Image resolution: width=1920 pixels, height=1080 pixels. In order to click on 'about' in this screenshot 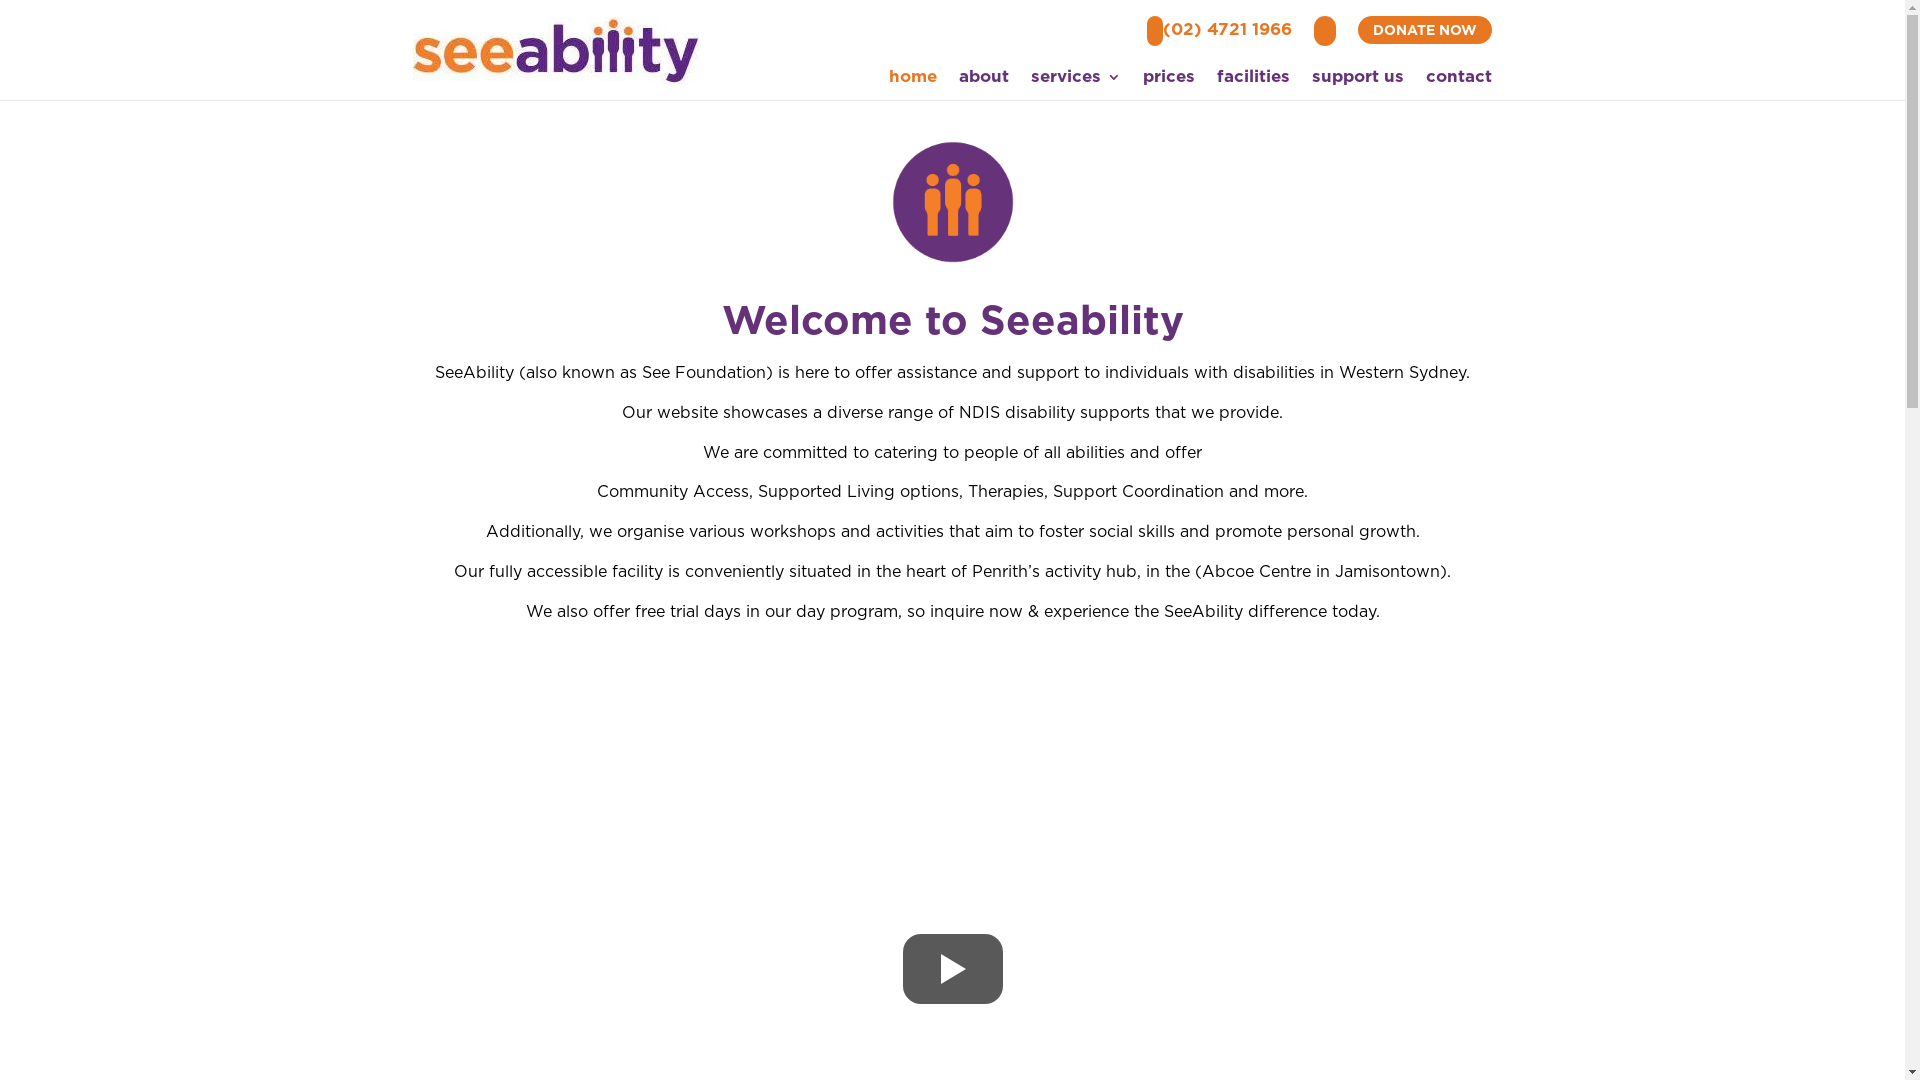, I will do `click(983, 80)`.